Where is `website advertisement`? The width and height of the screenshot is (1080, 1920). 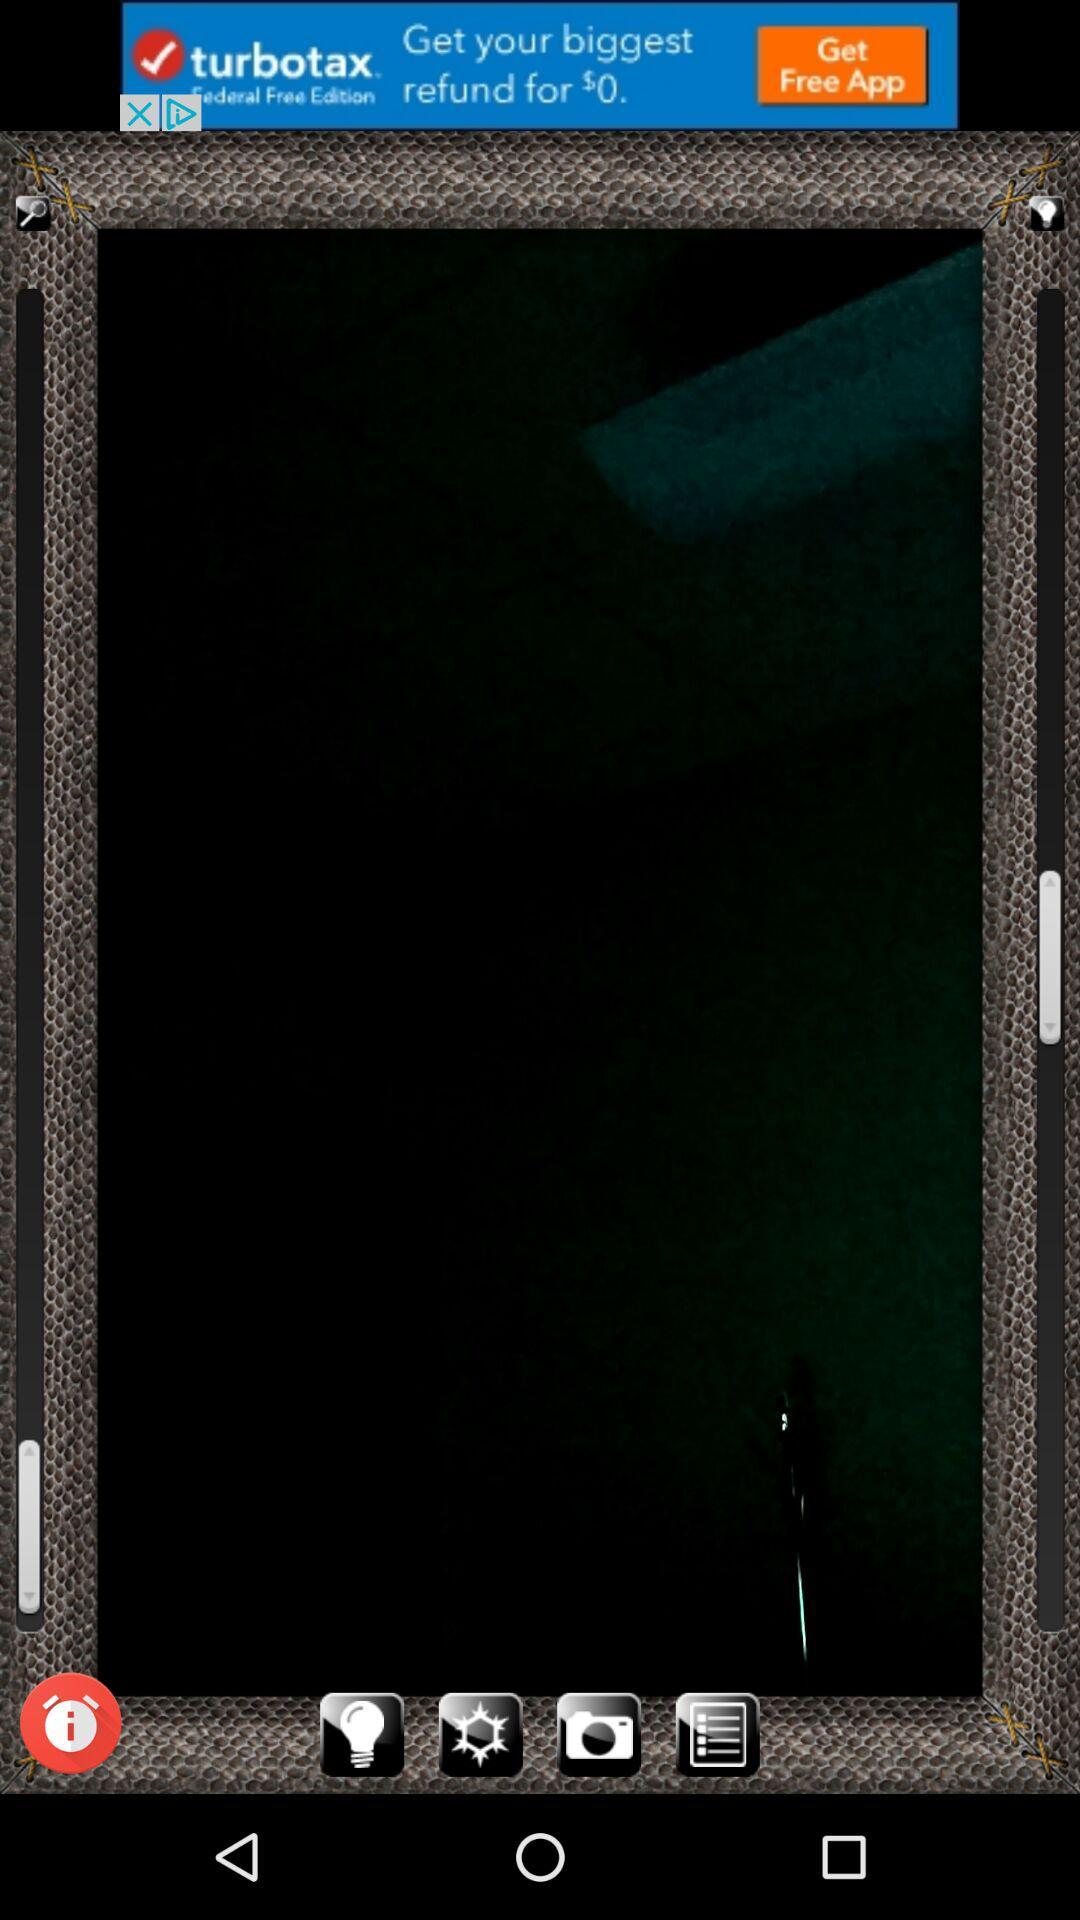 website advertisement is located at coordinates (540, 65).